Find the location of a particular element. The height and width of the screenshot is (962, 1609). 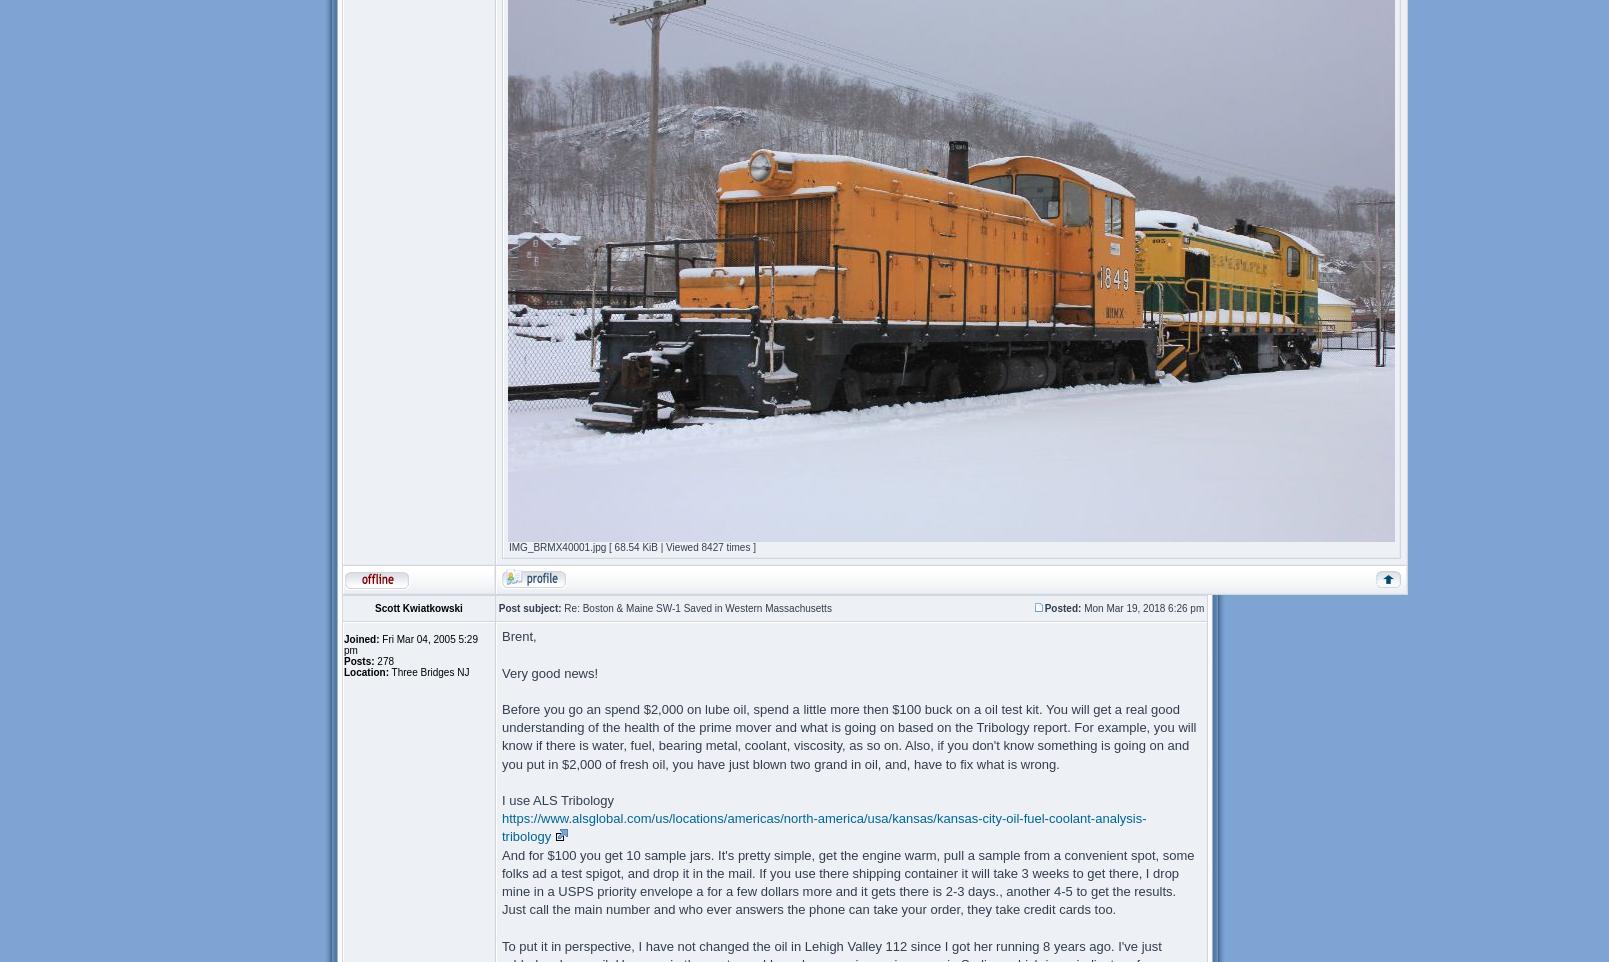

'Mon Mar 19, 2018 6:26 pm' is located at coordinates (1142, 607).